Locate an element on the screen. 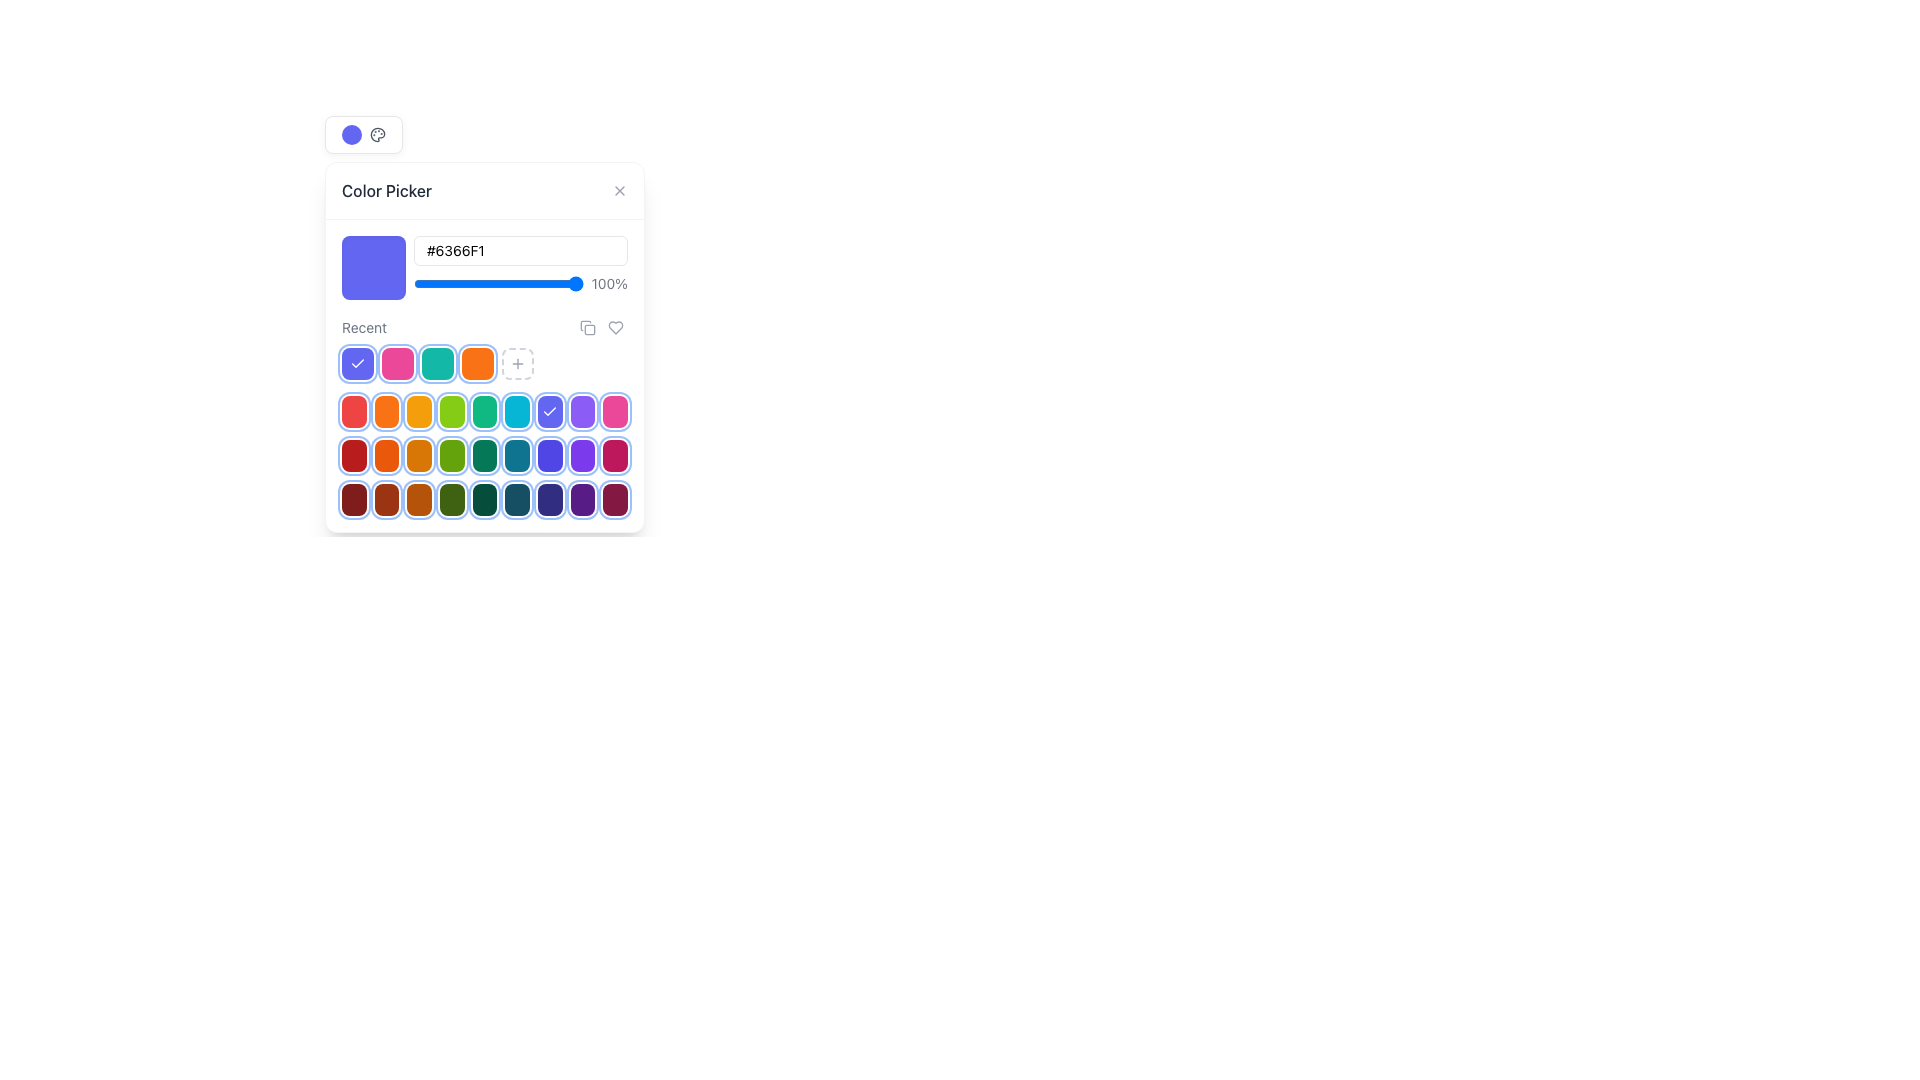 This screenshot has height=1080, width=1920. the slider is located at coordinates (416, 284).